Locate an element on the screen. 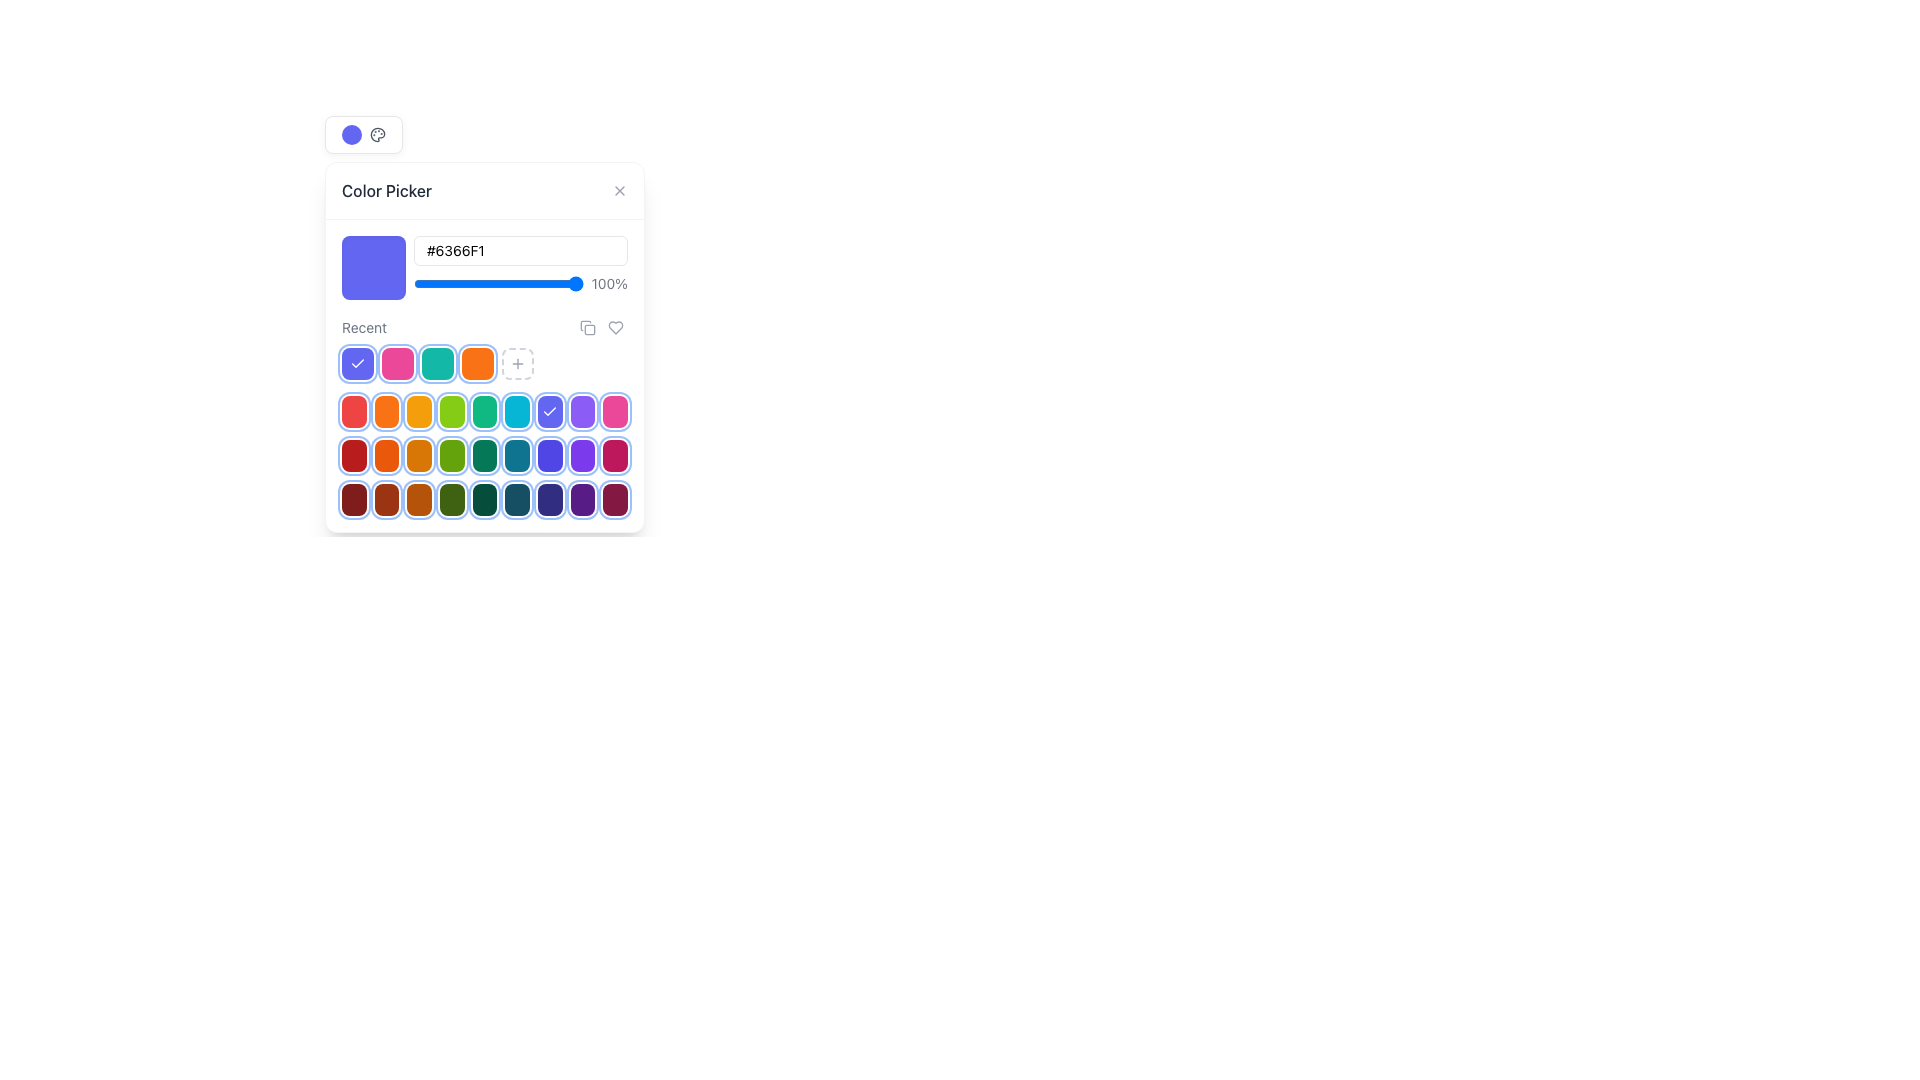 This screenshot has height=1080, width=1920. the slider is located at coordinates (416, 284).